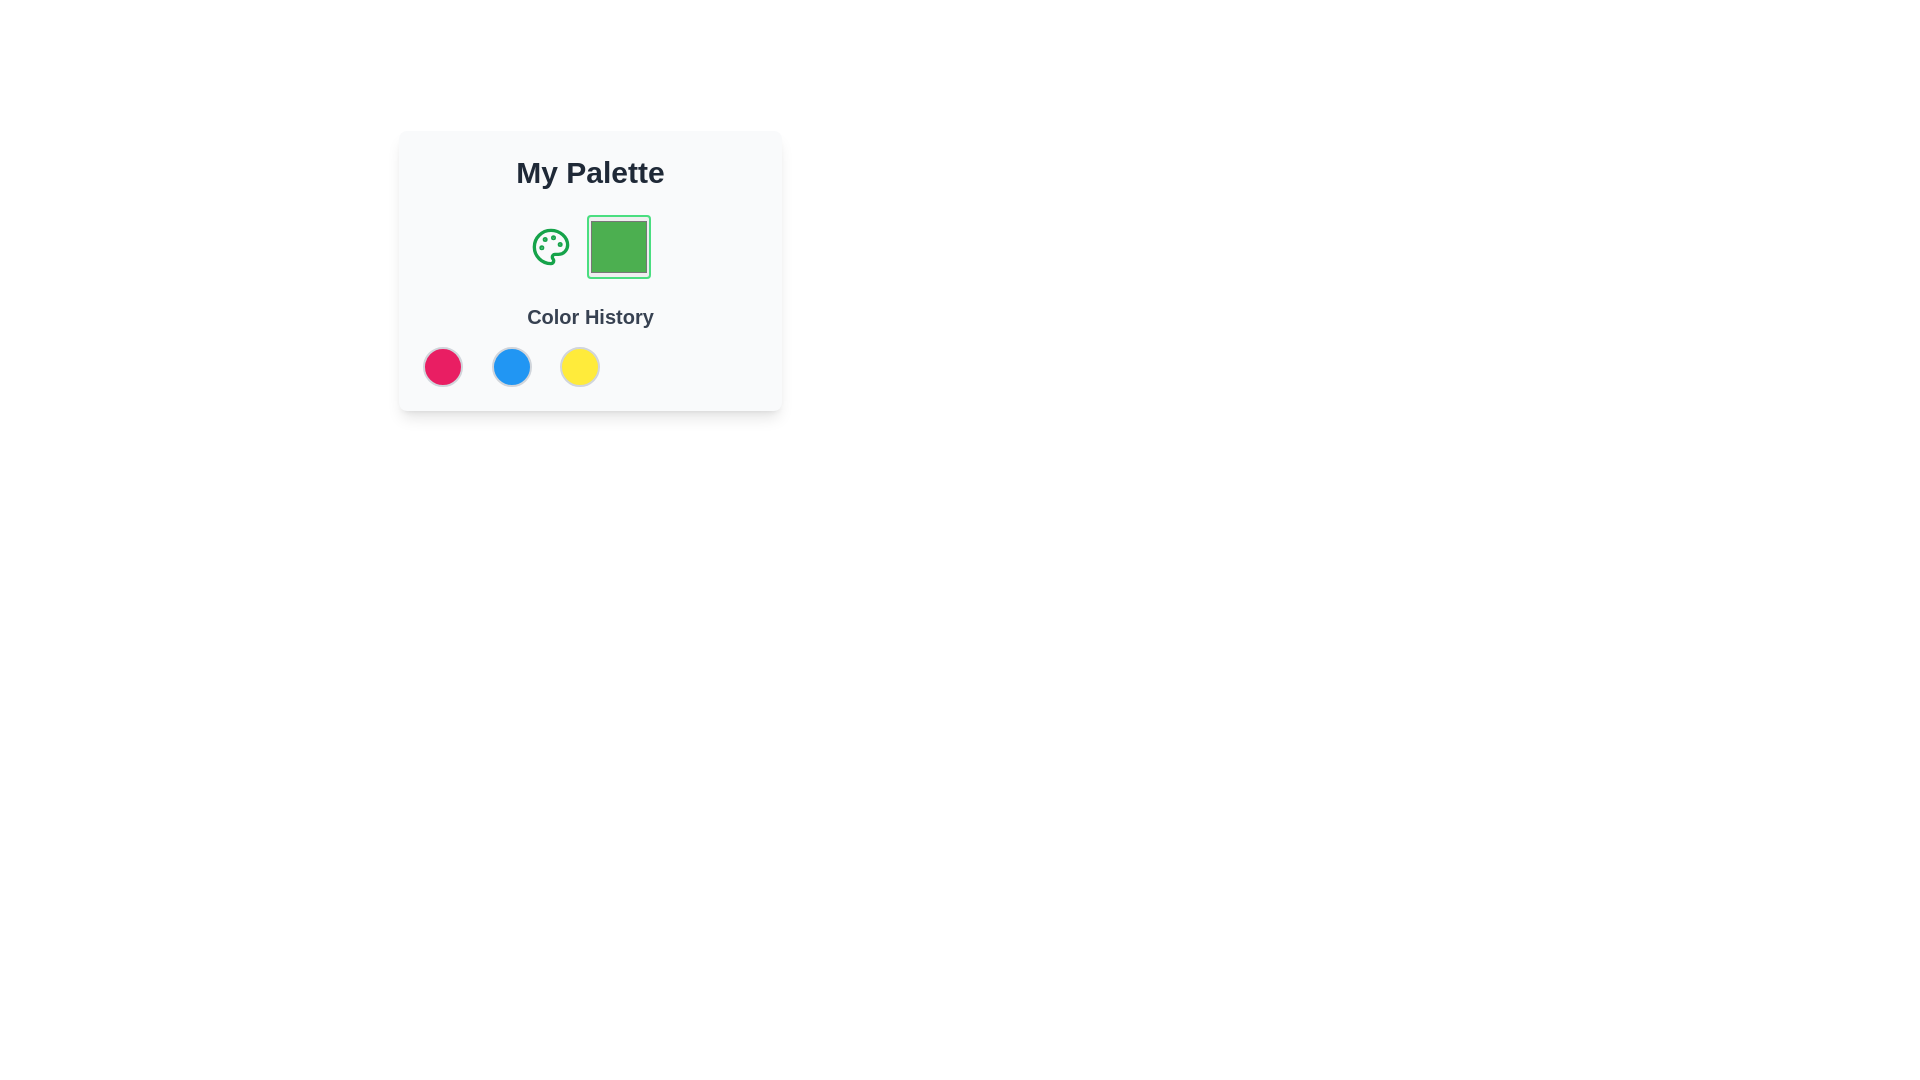 This screenshot has height=1080, width=1920. What do you see at coordinates (589, 315) in the screenshot?
I see `the 'Color History' text label, which is styled in bold, dark gray font and centered above a row of color swatches` at bounding box center [589, 315].